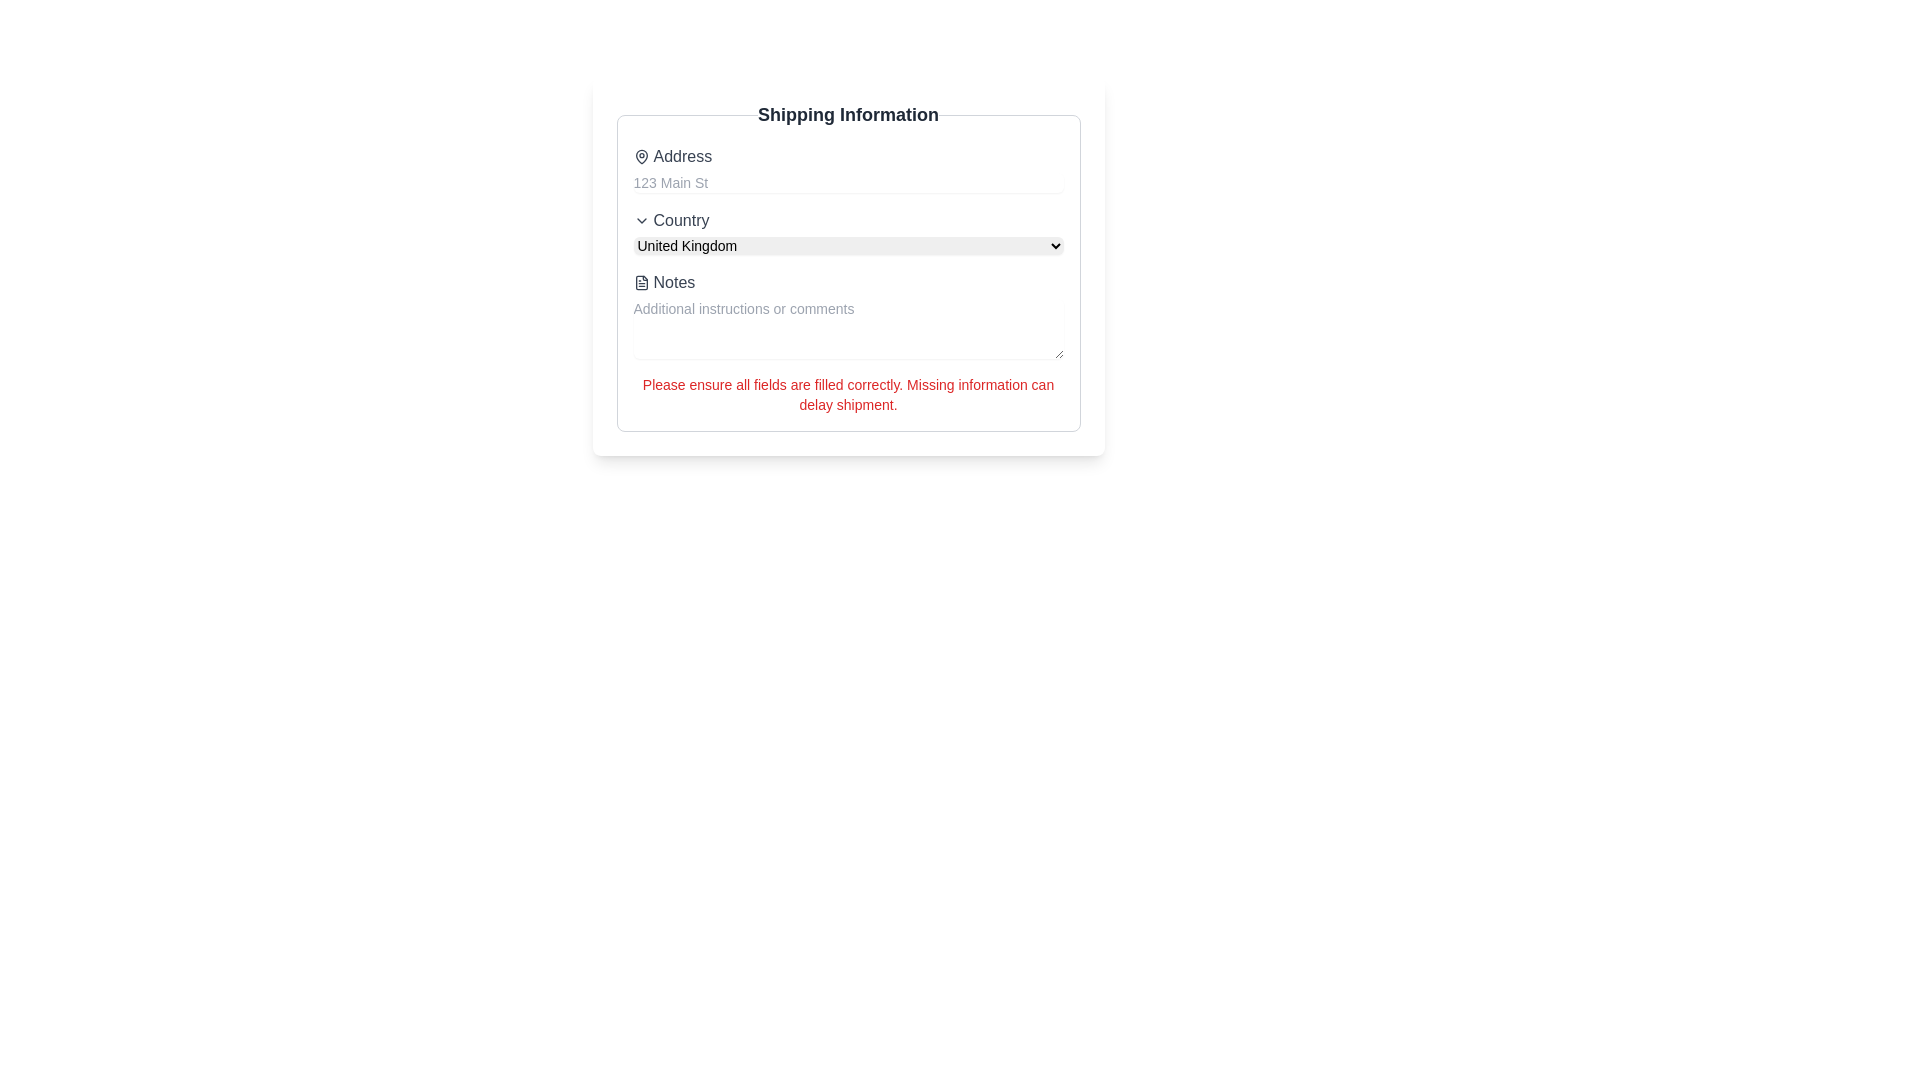  What do you see at coordinates (641, 220) in the screenshot?
I see `the dropdown chevron icon located in the 'Country' row` at bounding box center [641, 220].